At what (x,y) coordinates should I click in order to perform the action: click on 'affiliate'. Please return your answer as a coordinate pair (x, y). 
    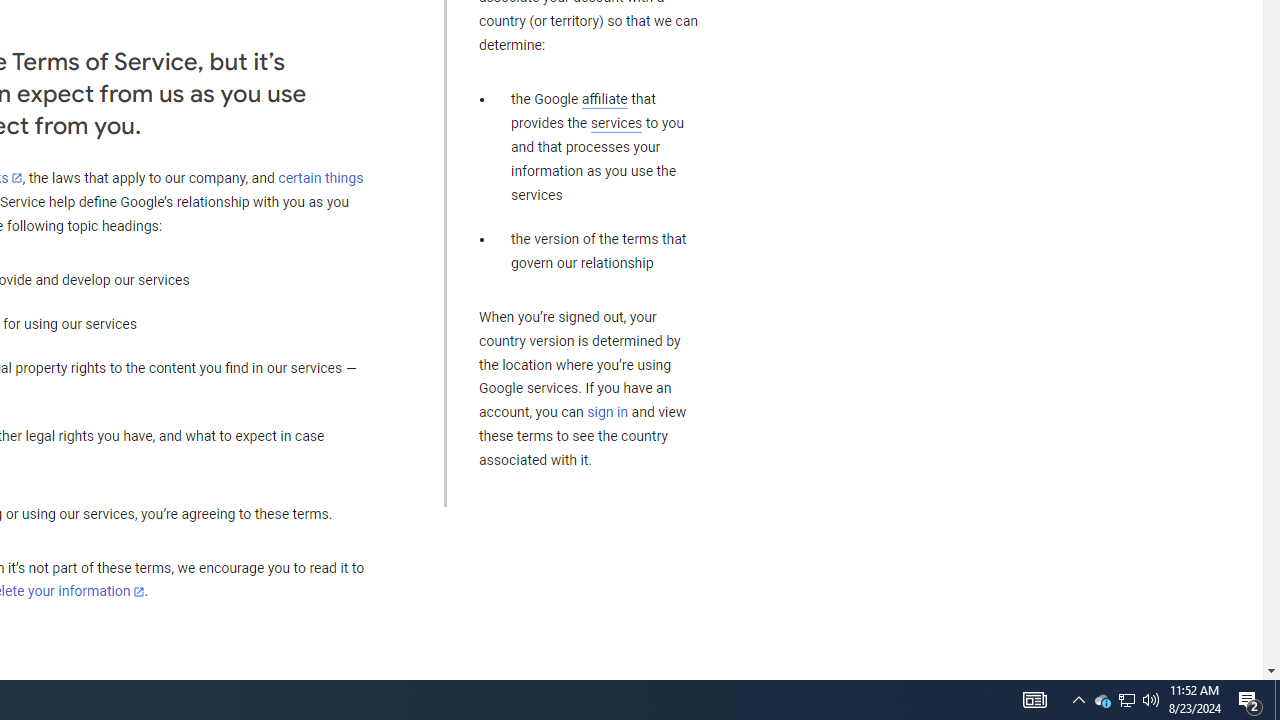
    Looking at the image, I should click on (603, 99).